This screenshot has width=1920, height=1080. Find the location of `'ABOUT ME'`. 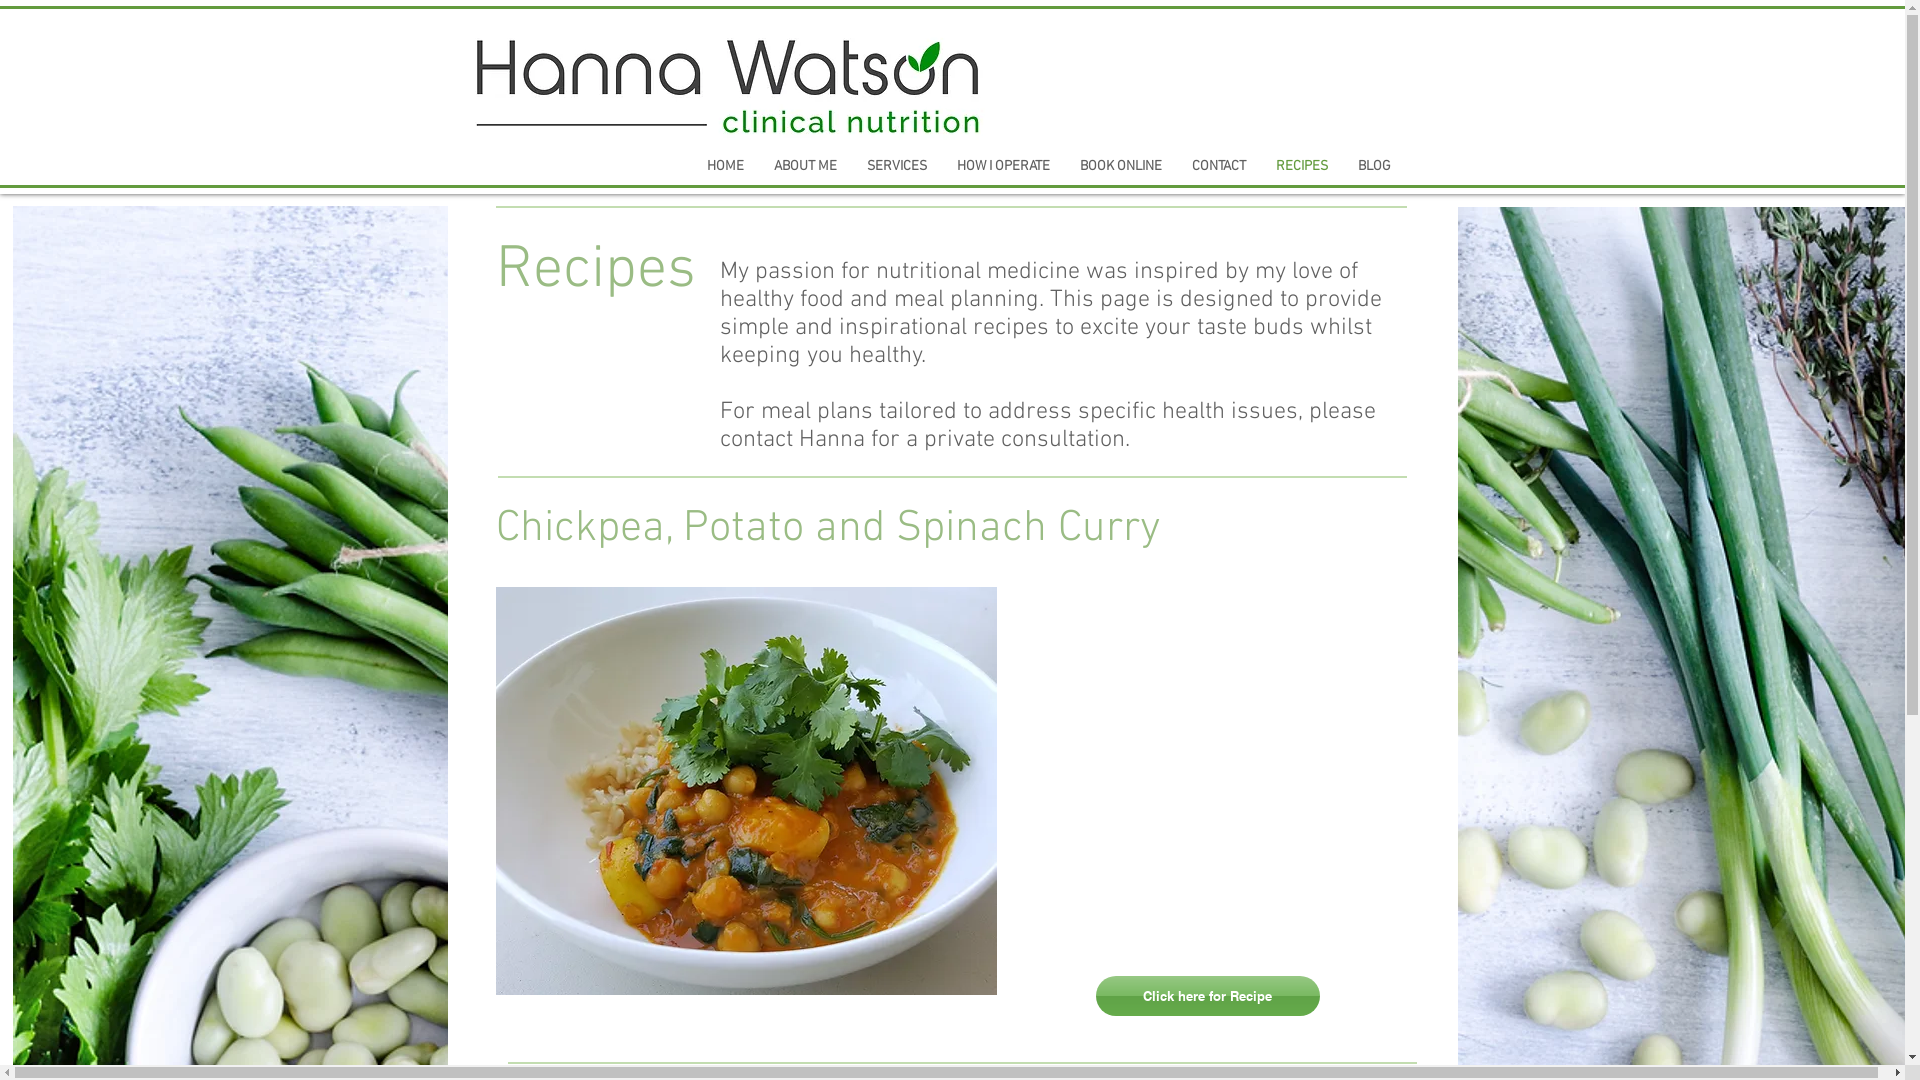

'ABOUT ME' is located at coordinates (804, 165).